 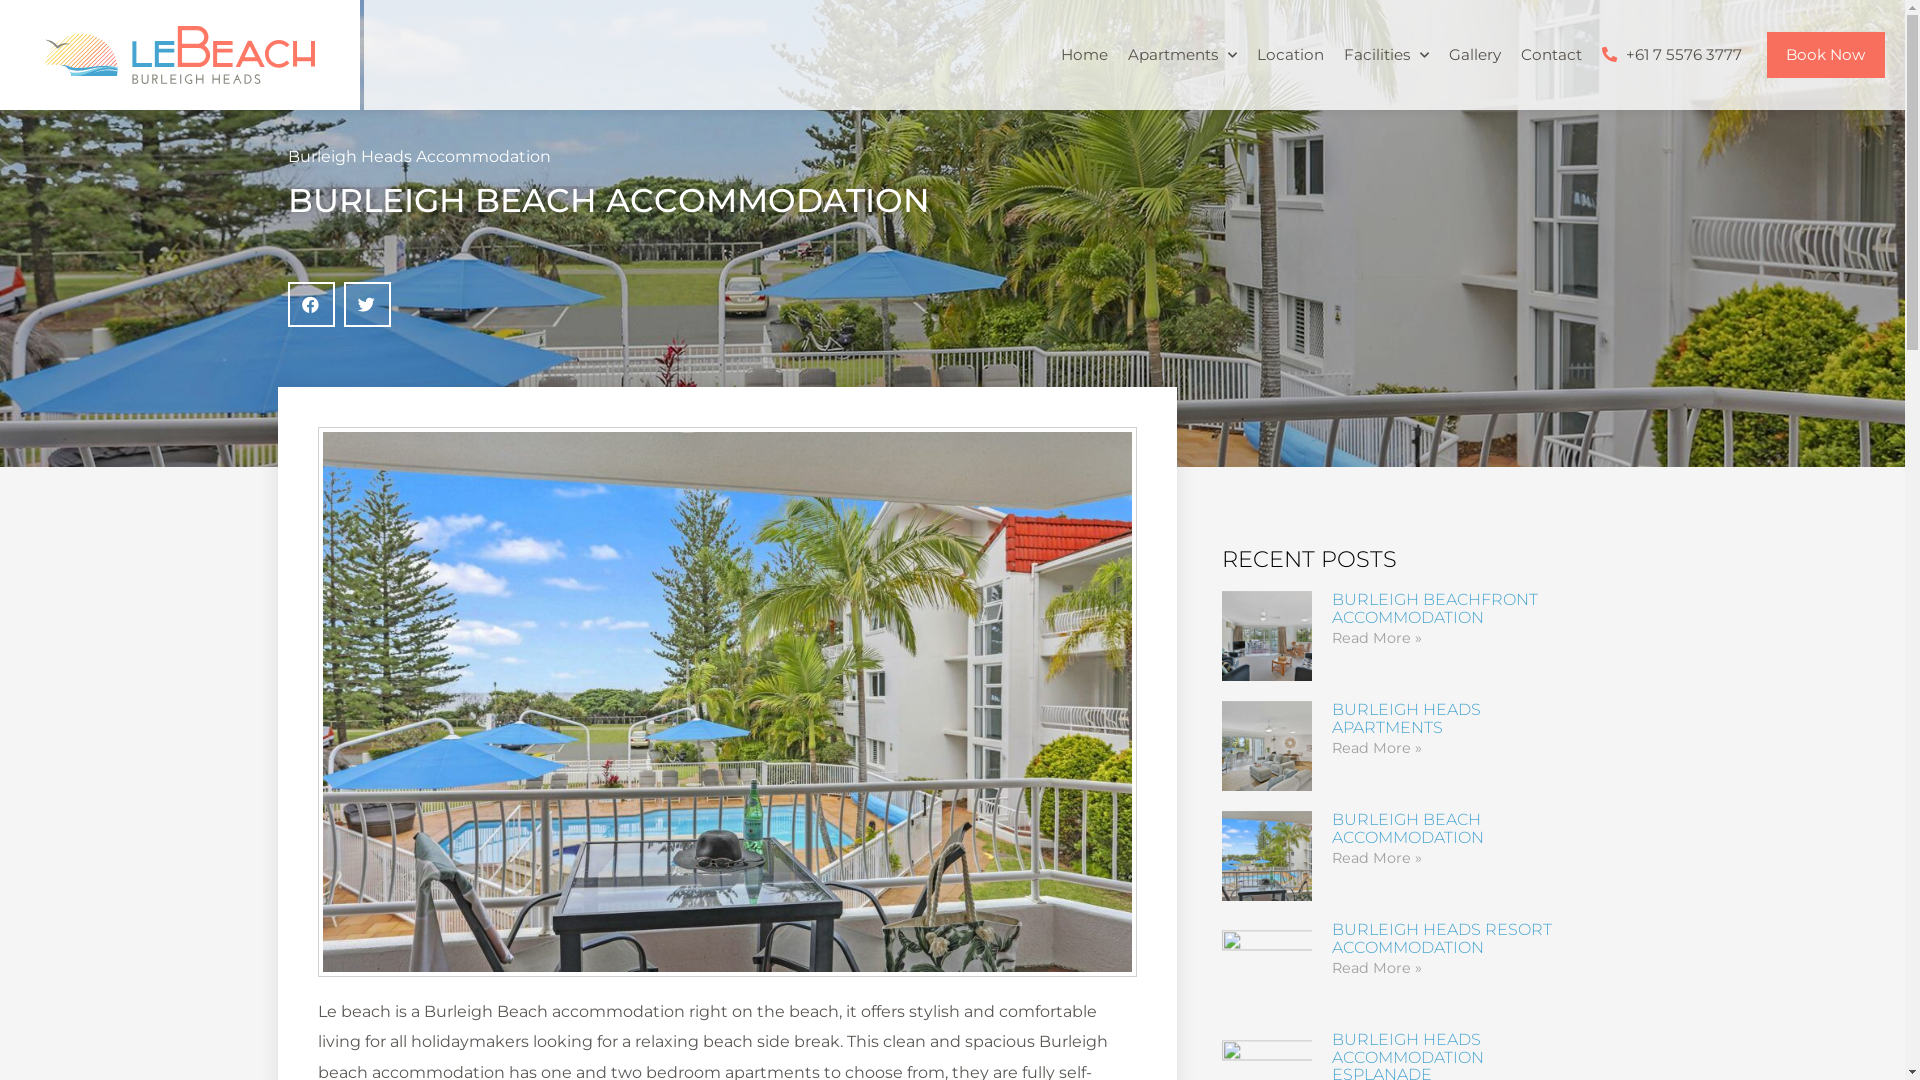 What do you see at coordinates (1549, 53) in the screenshot?
I see `'Contact'` at bounding box center [1549, 53].